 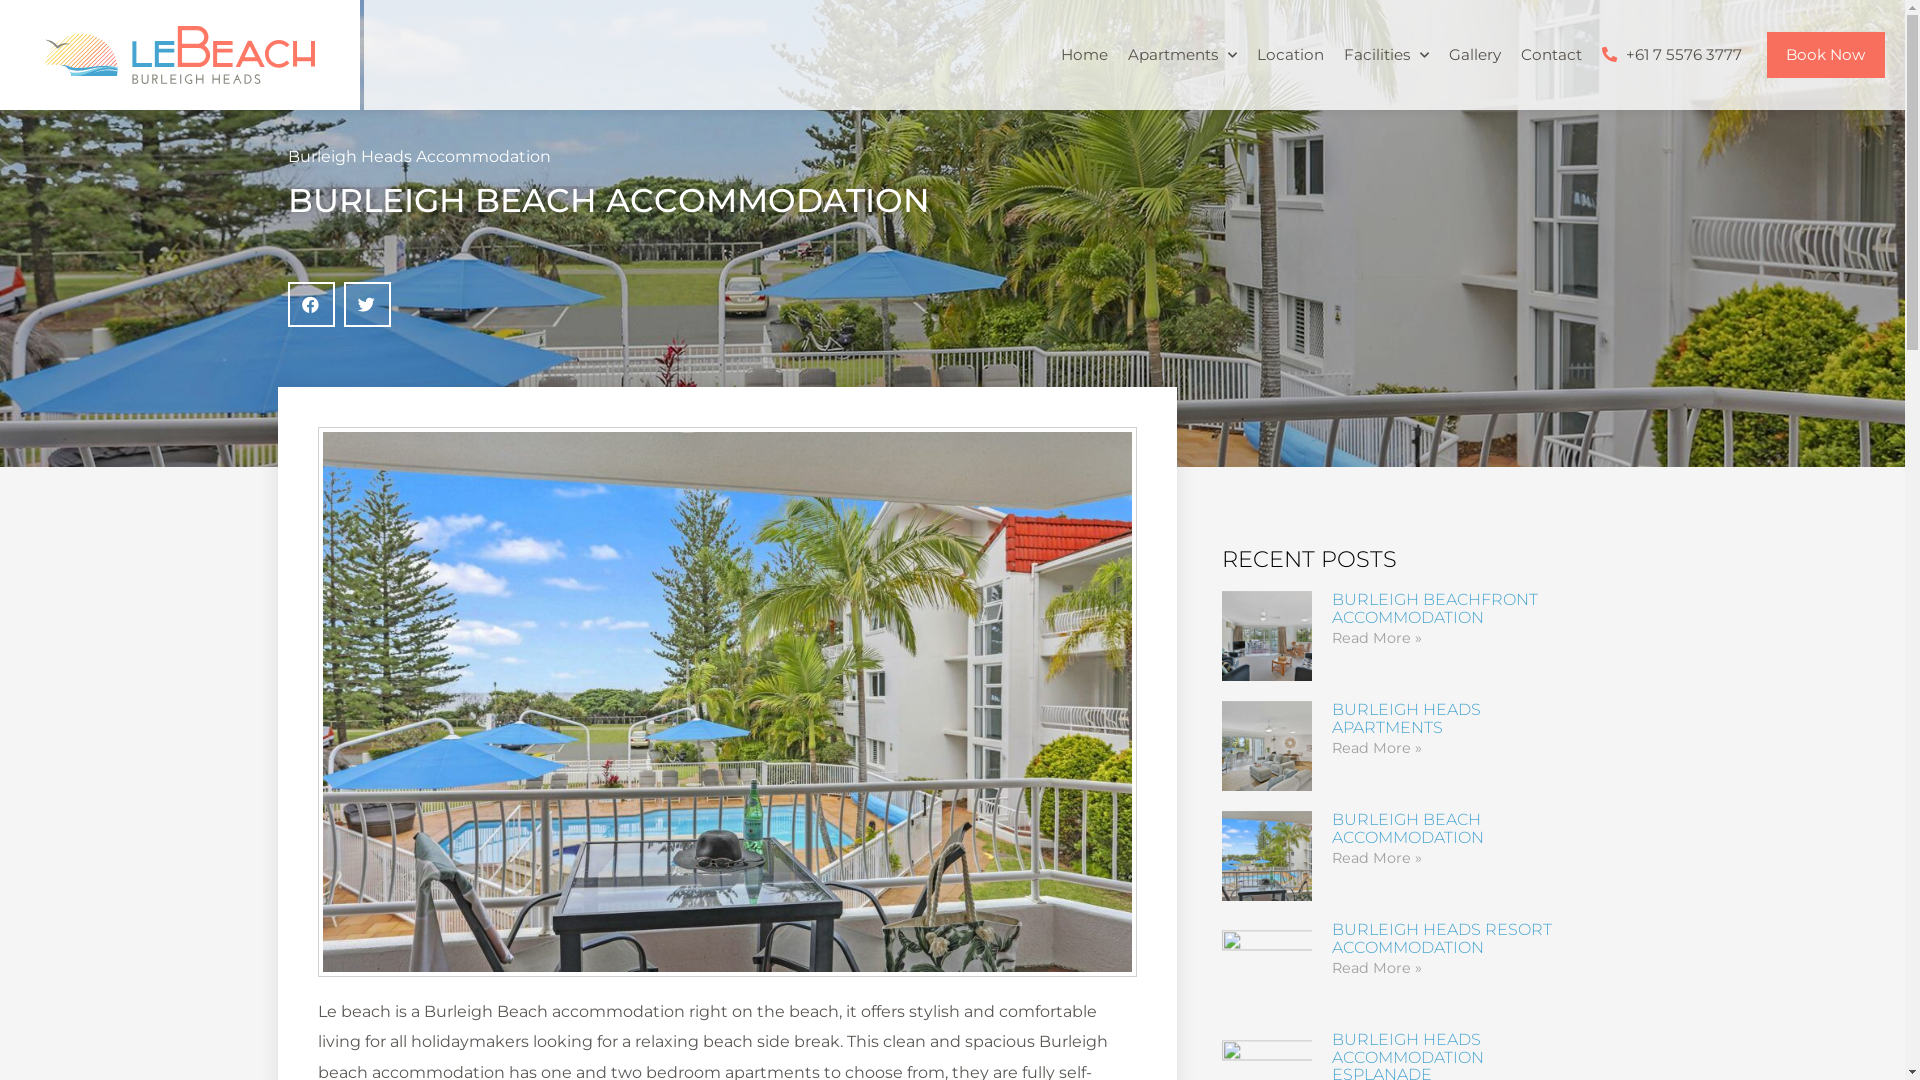 What do you see at coordinates (1549, 53) in the screenshot?
I see `'Contact'` at bounding box center [1549, 53].